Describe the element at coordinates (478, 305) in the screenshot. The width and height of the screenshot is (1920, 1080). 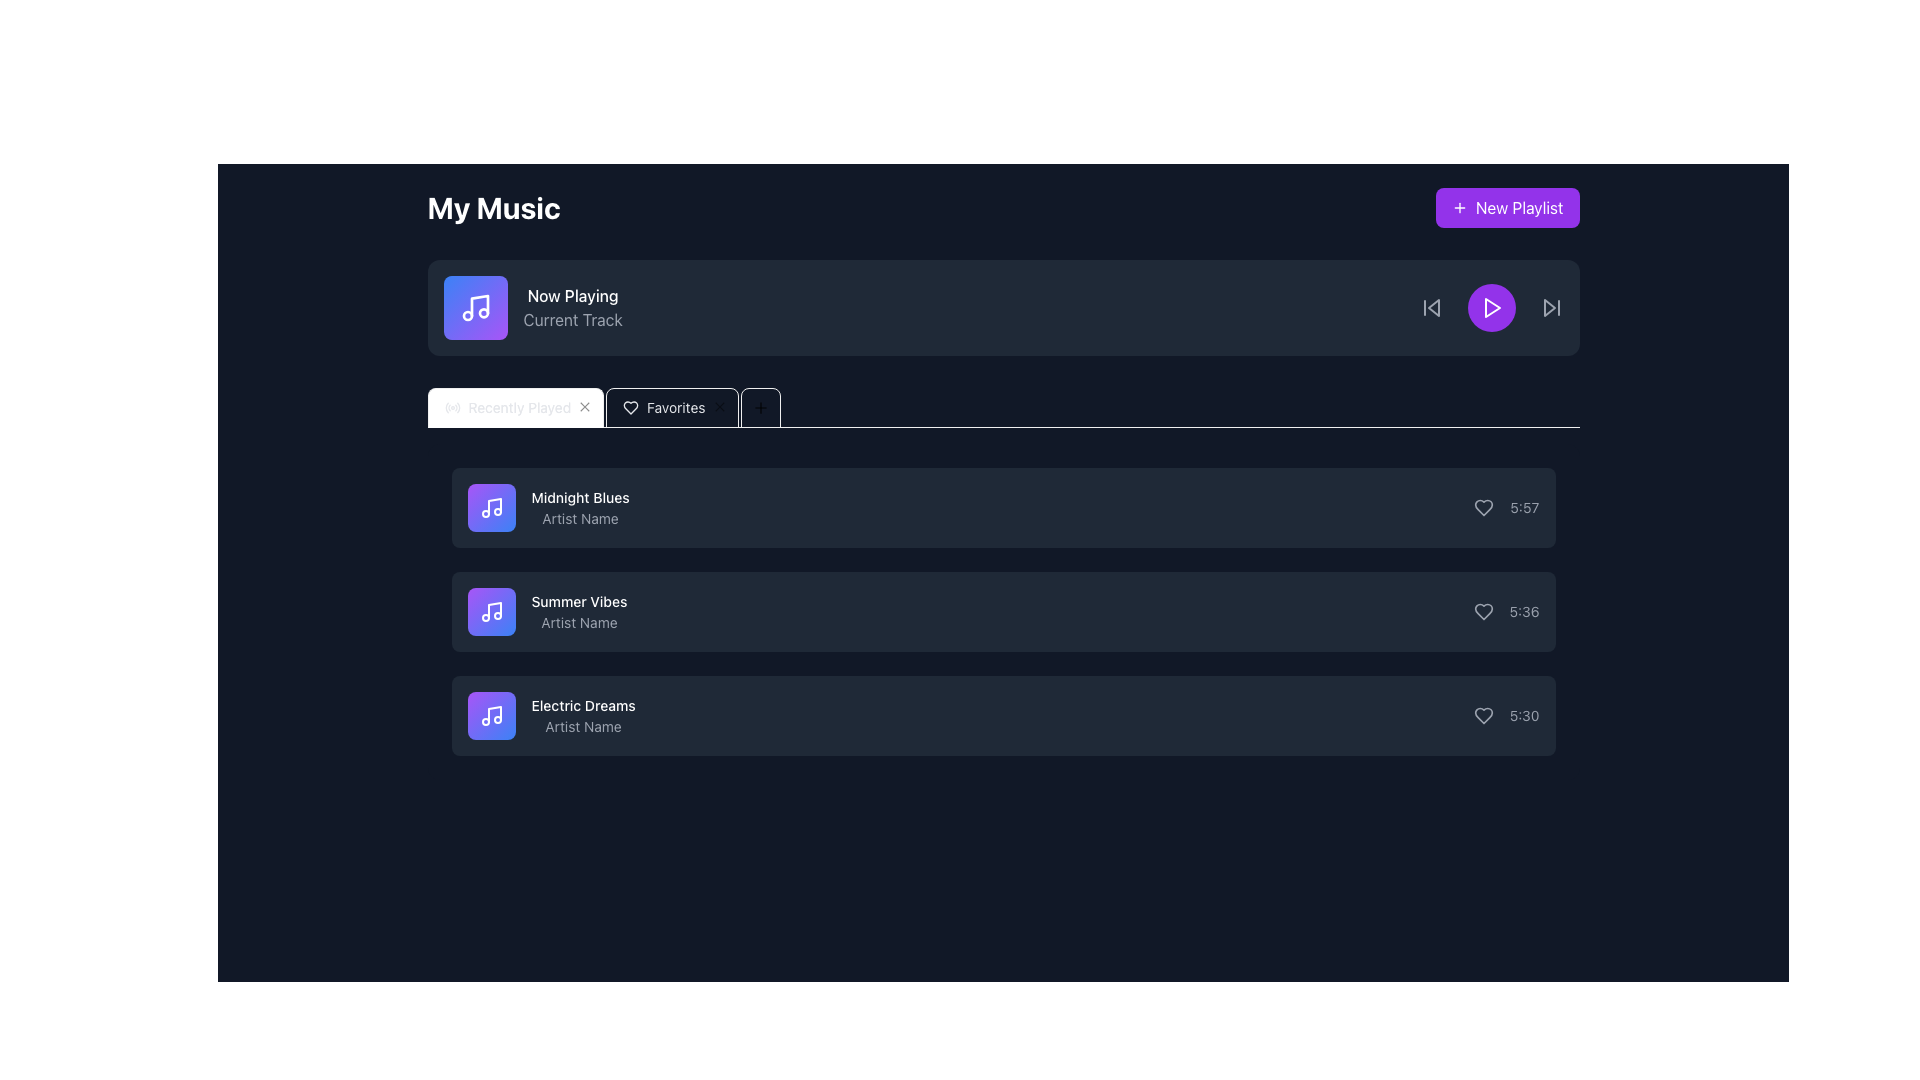
I see `the music note icon with a purple fill and white outline located in the 'Now Playing' section of the music-themed UI` at that location.